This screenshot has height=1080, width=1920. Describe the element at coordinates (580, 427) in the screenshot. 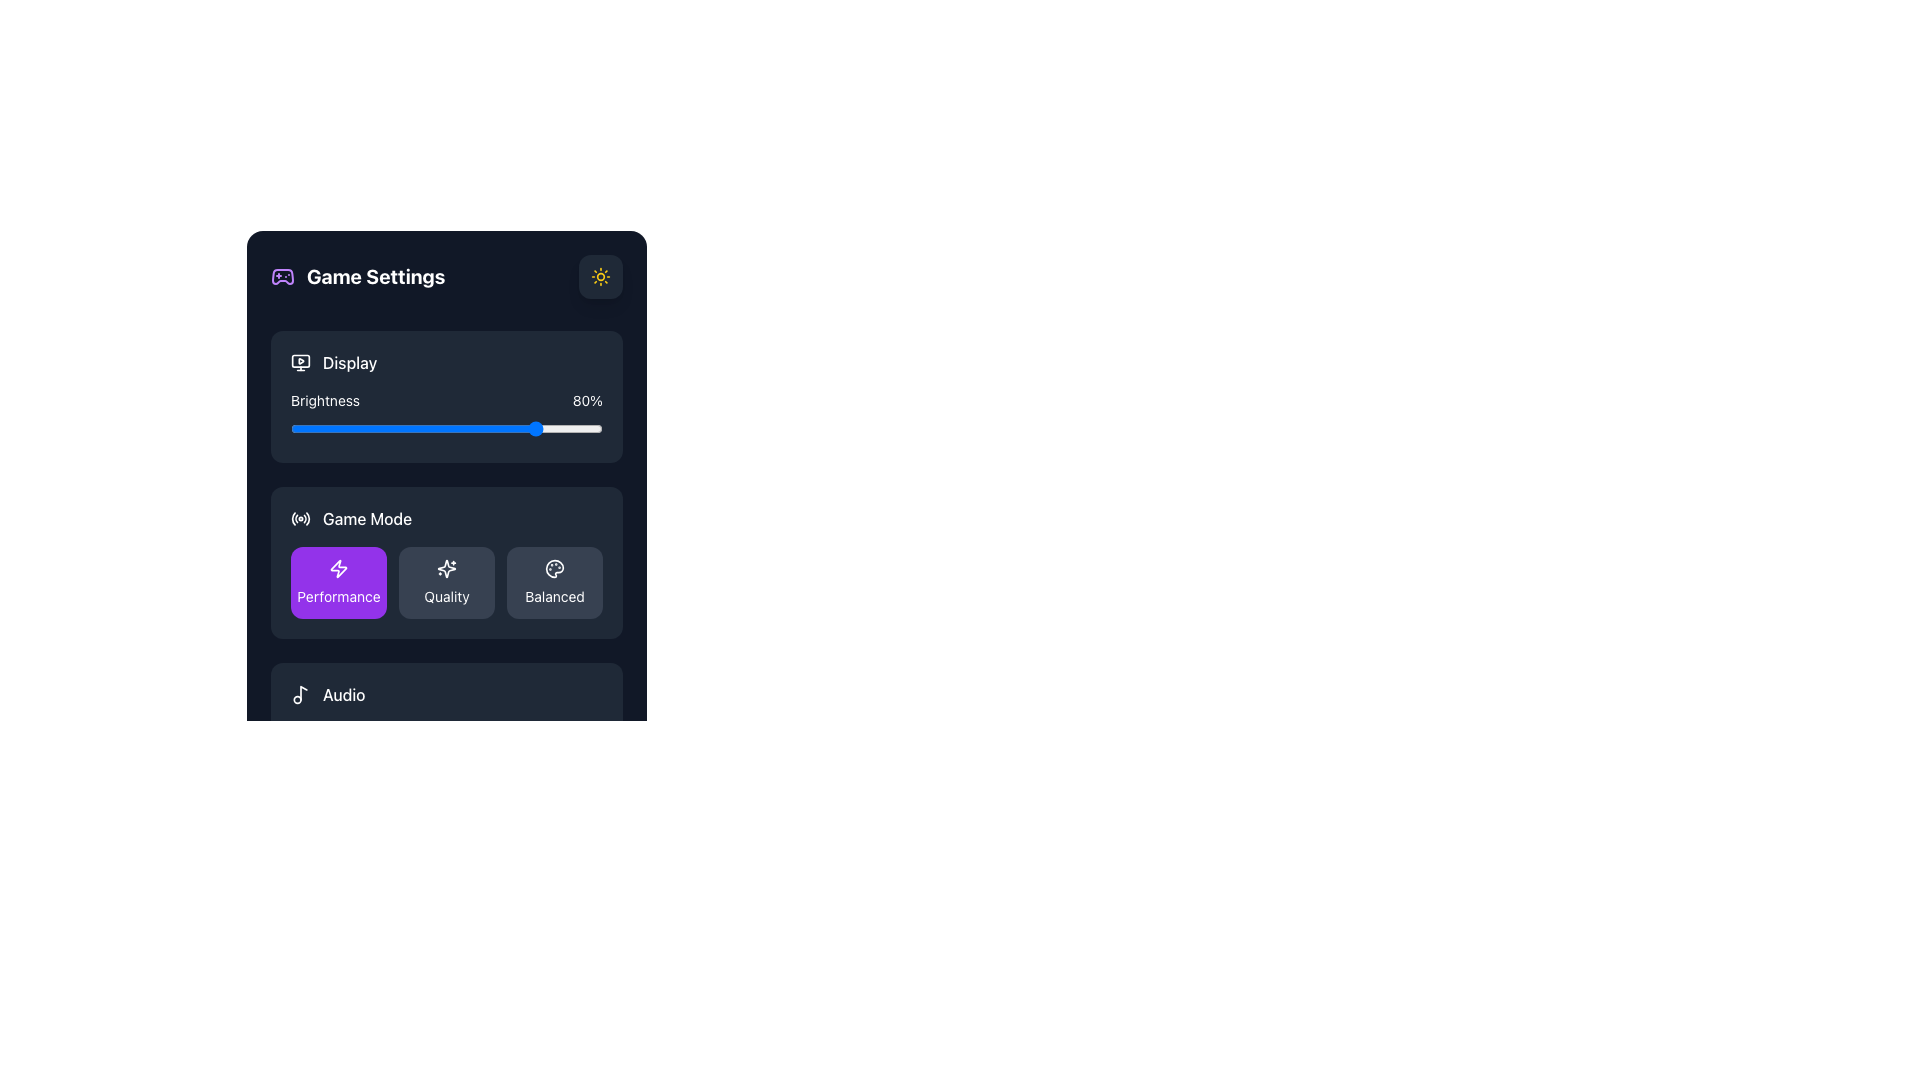

I see `brightness level` at that location.